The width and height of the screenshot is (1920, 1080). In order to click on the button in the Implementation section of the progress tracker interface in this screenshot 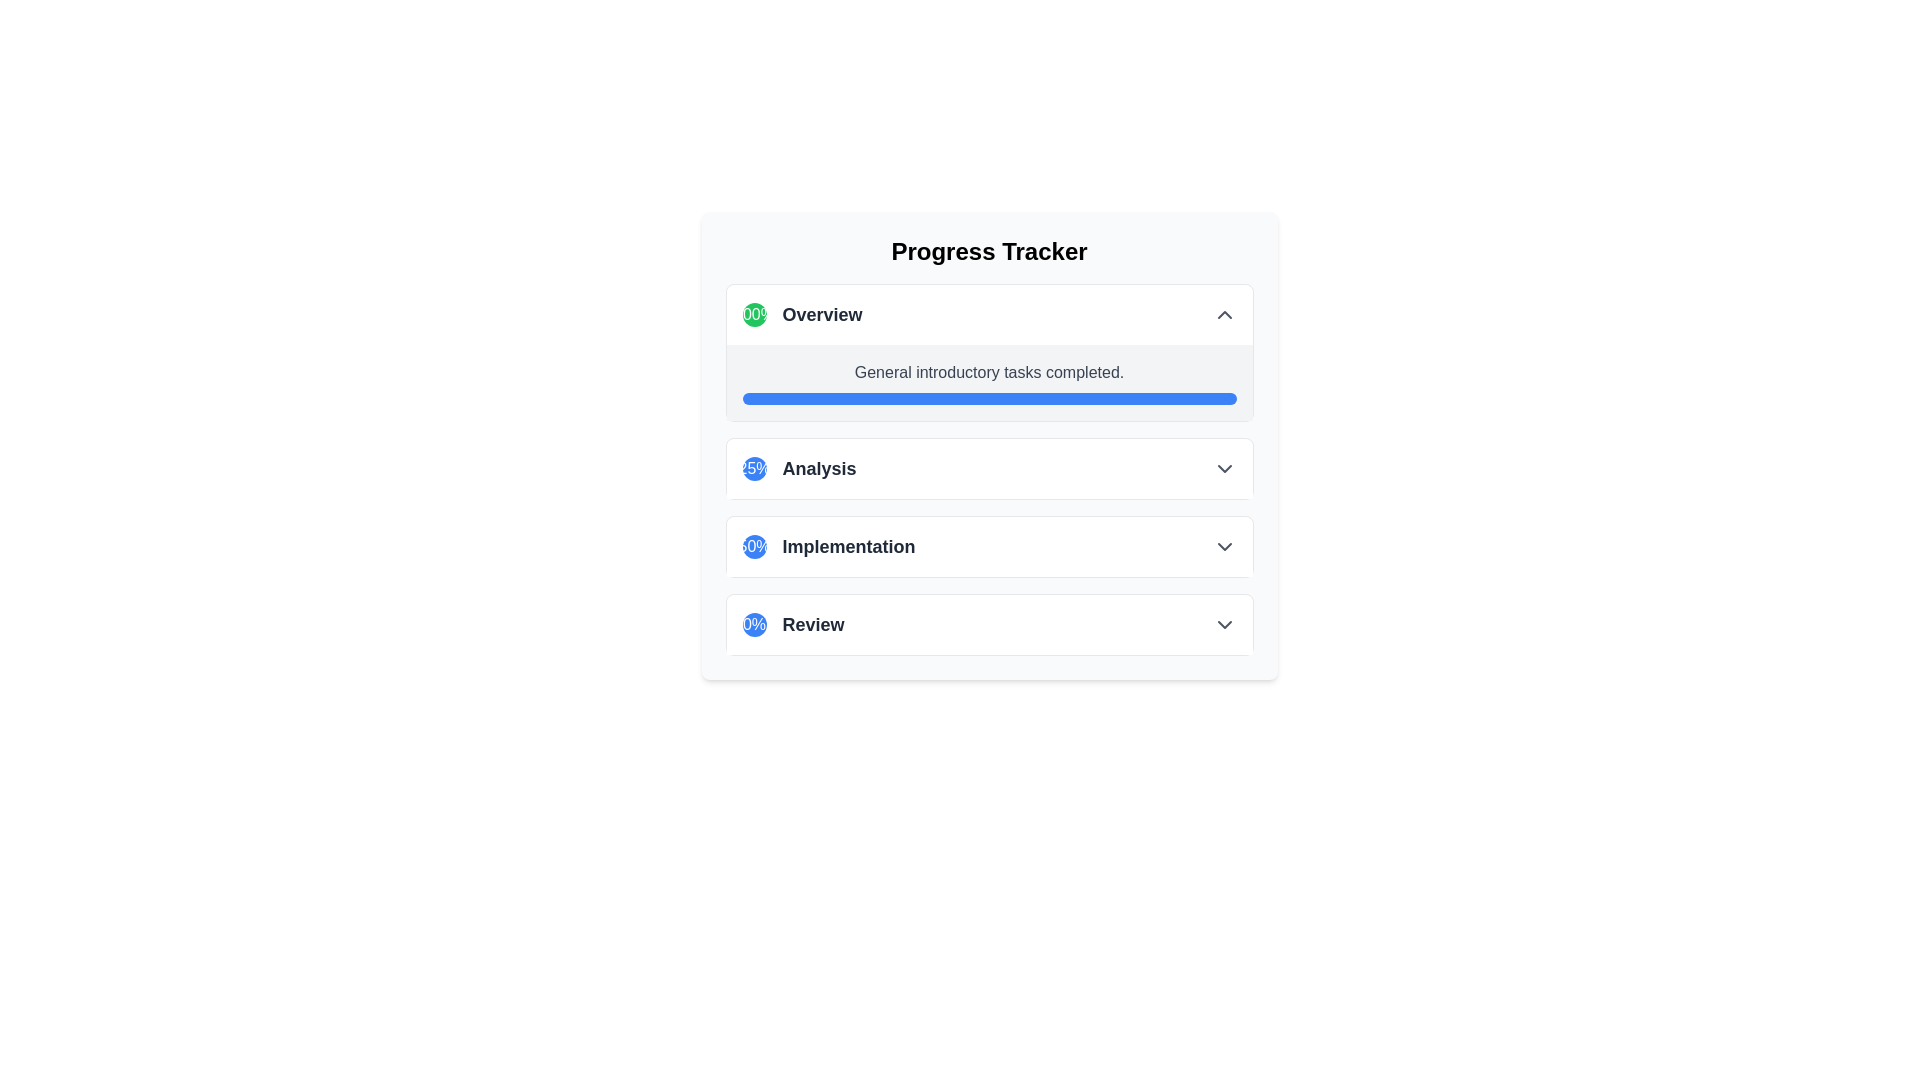, I will do `click(989, 547)`.